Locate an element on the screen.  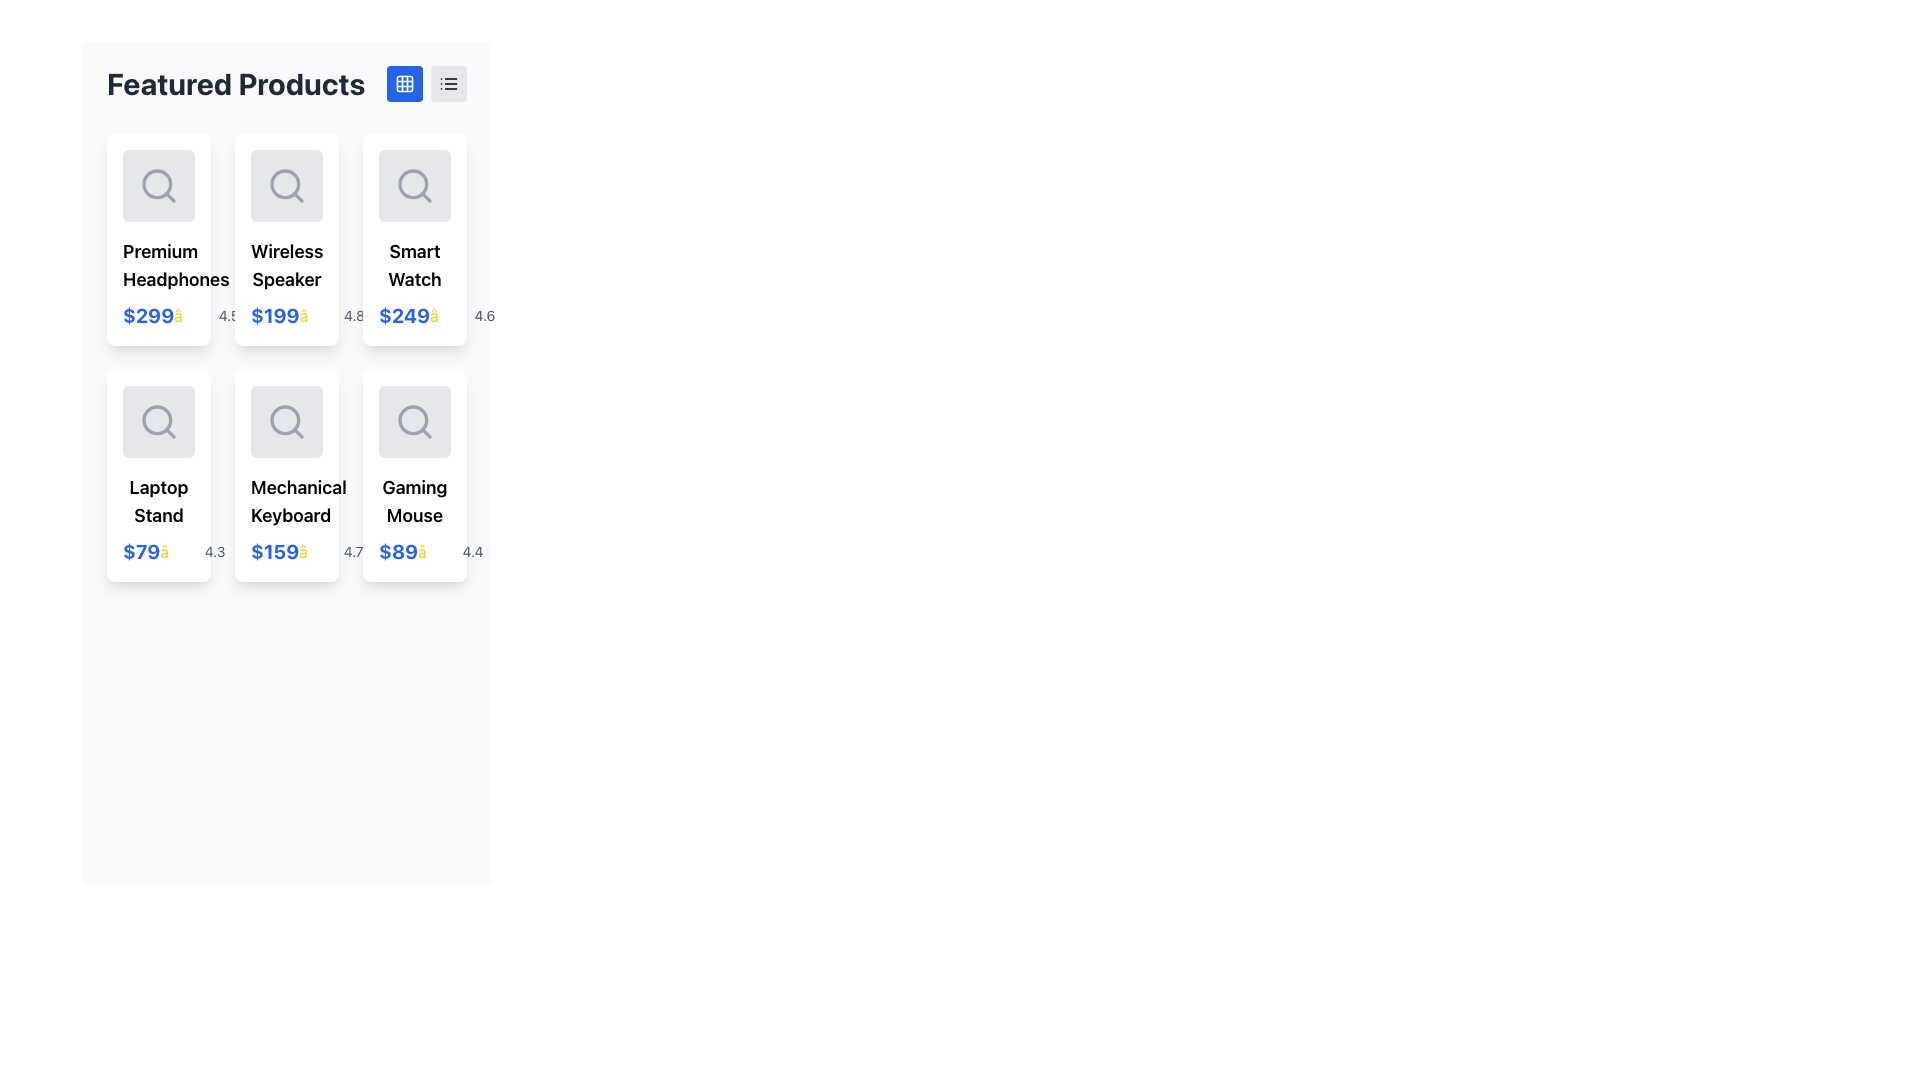
the 'Mechanical Keyboard' text label located in the second card of the second row in the product grid layout is located at coordinates (286, 500).